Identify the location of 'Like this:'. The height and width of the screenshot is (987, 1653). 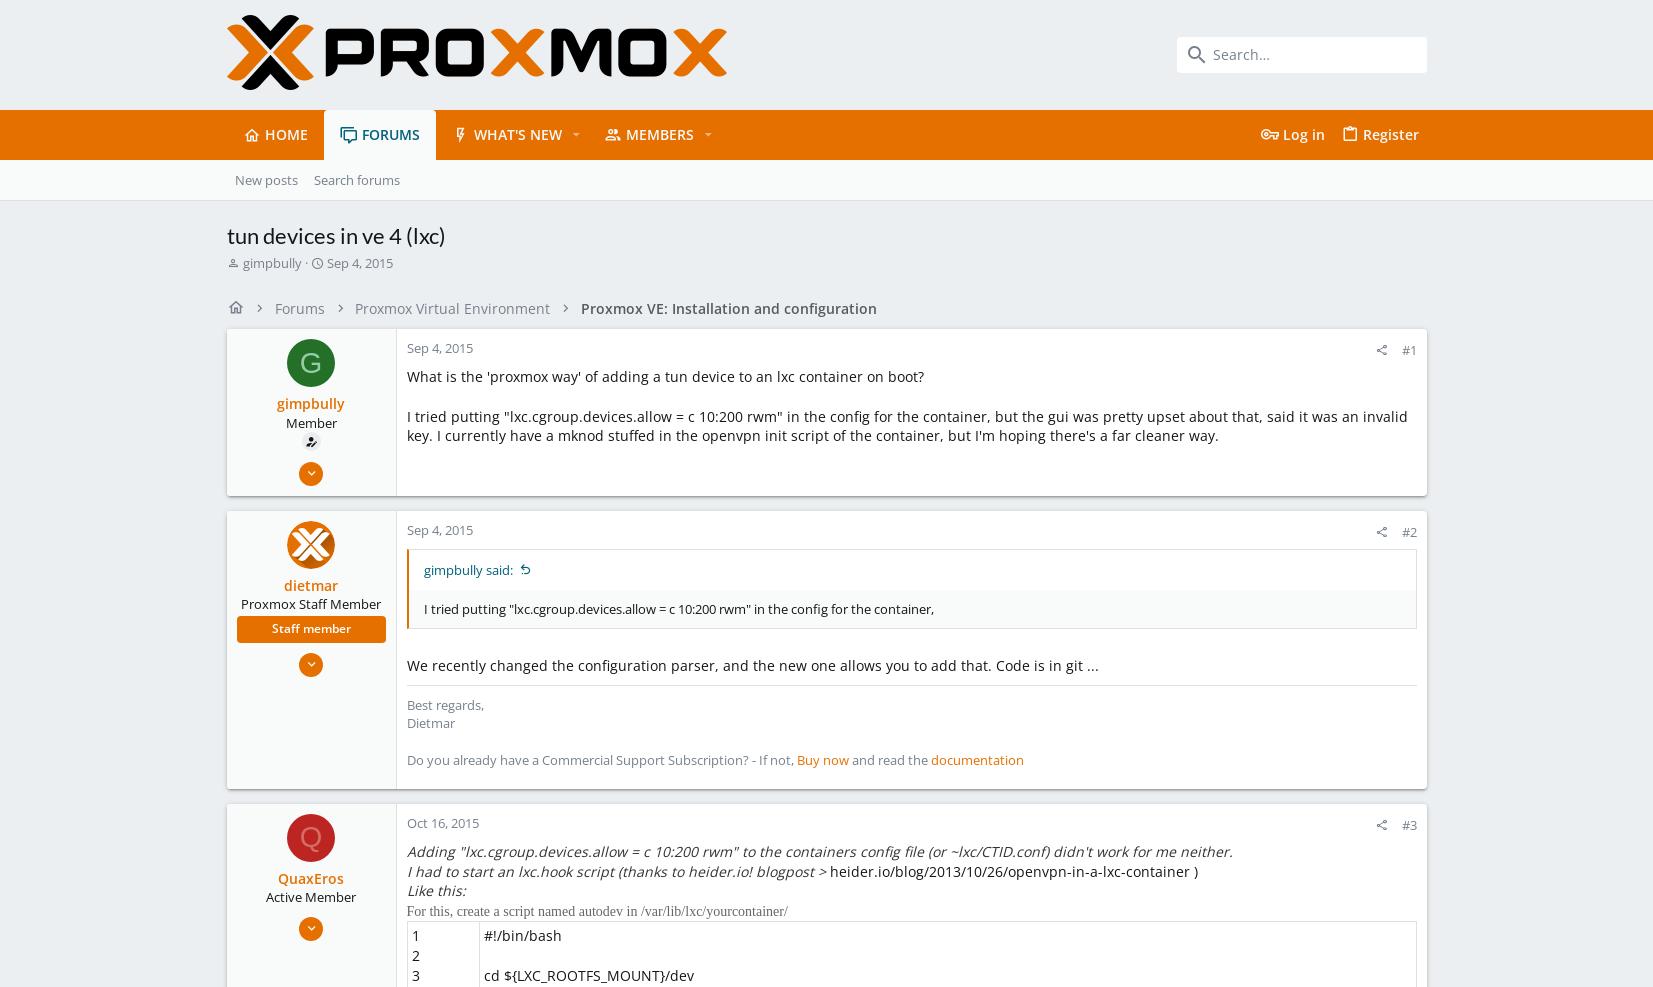
(434, 889).